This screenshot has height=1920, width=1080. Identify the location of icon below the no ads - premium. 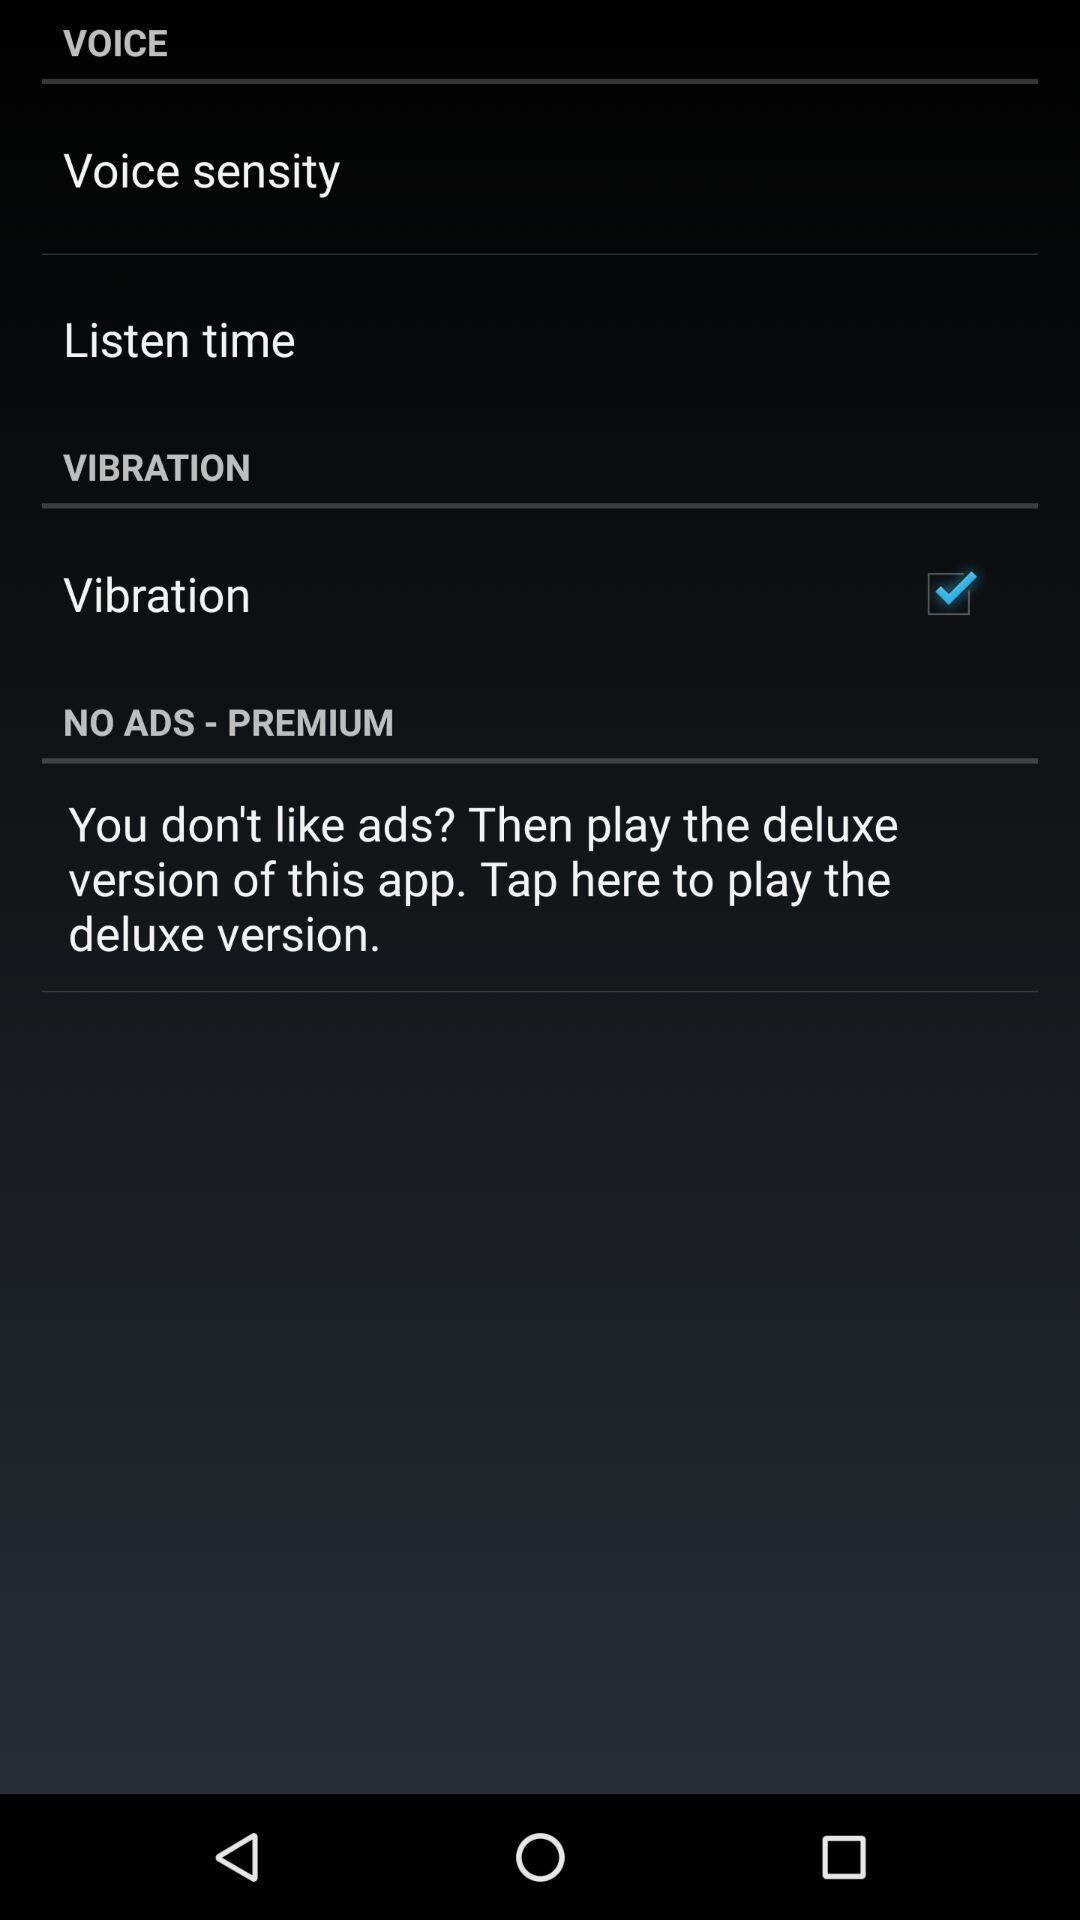
(540, 877).